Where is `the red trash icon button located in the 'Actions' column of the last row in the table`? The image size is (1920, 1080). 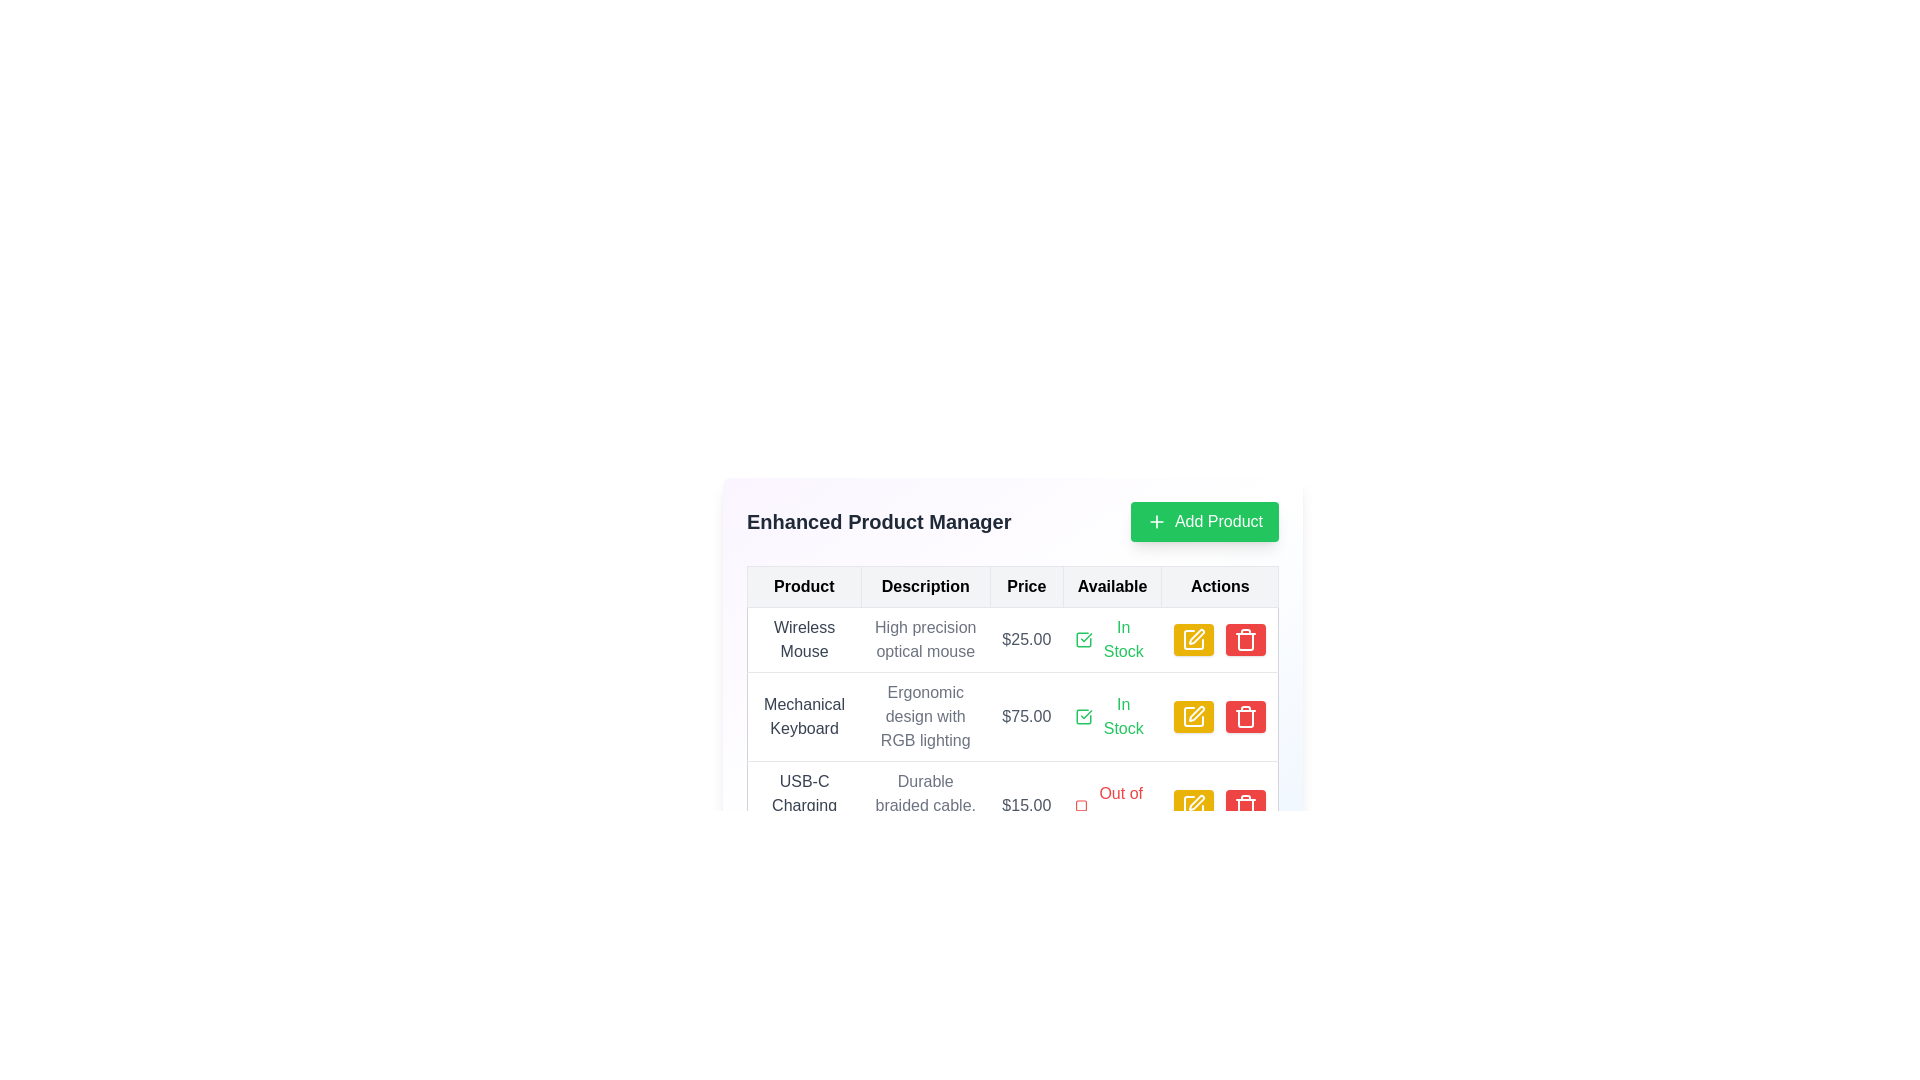
the red trash icon button located in the 'Actions' column of the last row in the table is located at coordinates (1244, 805).